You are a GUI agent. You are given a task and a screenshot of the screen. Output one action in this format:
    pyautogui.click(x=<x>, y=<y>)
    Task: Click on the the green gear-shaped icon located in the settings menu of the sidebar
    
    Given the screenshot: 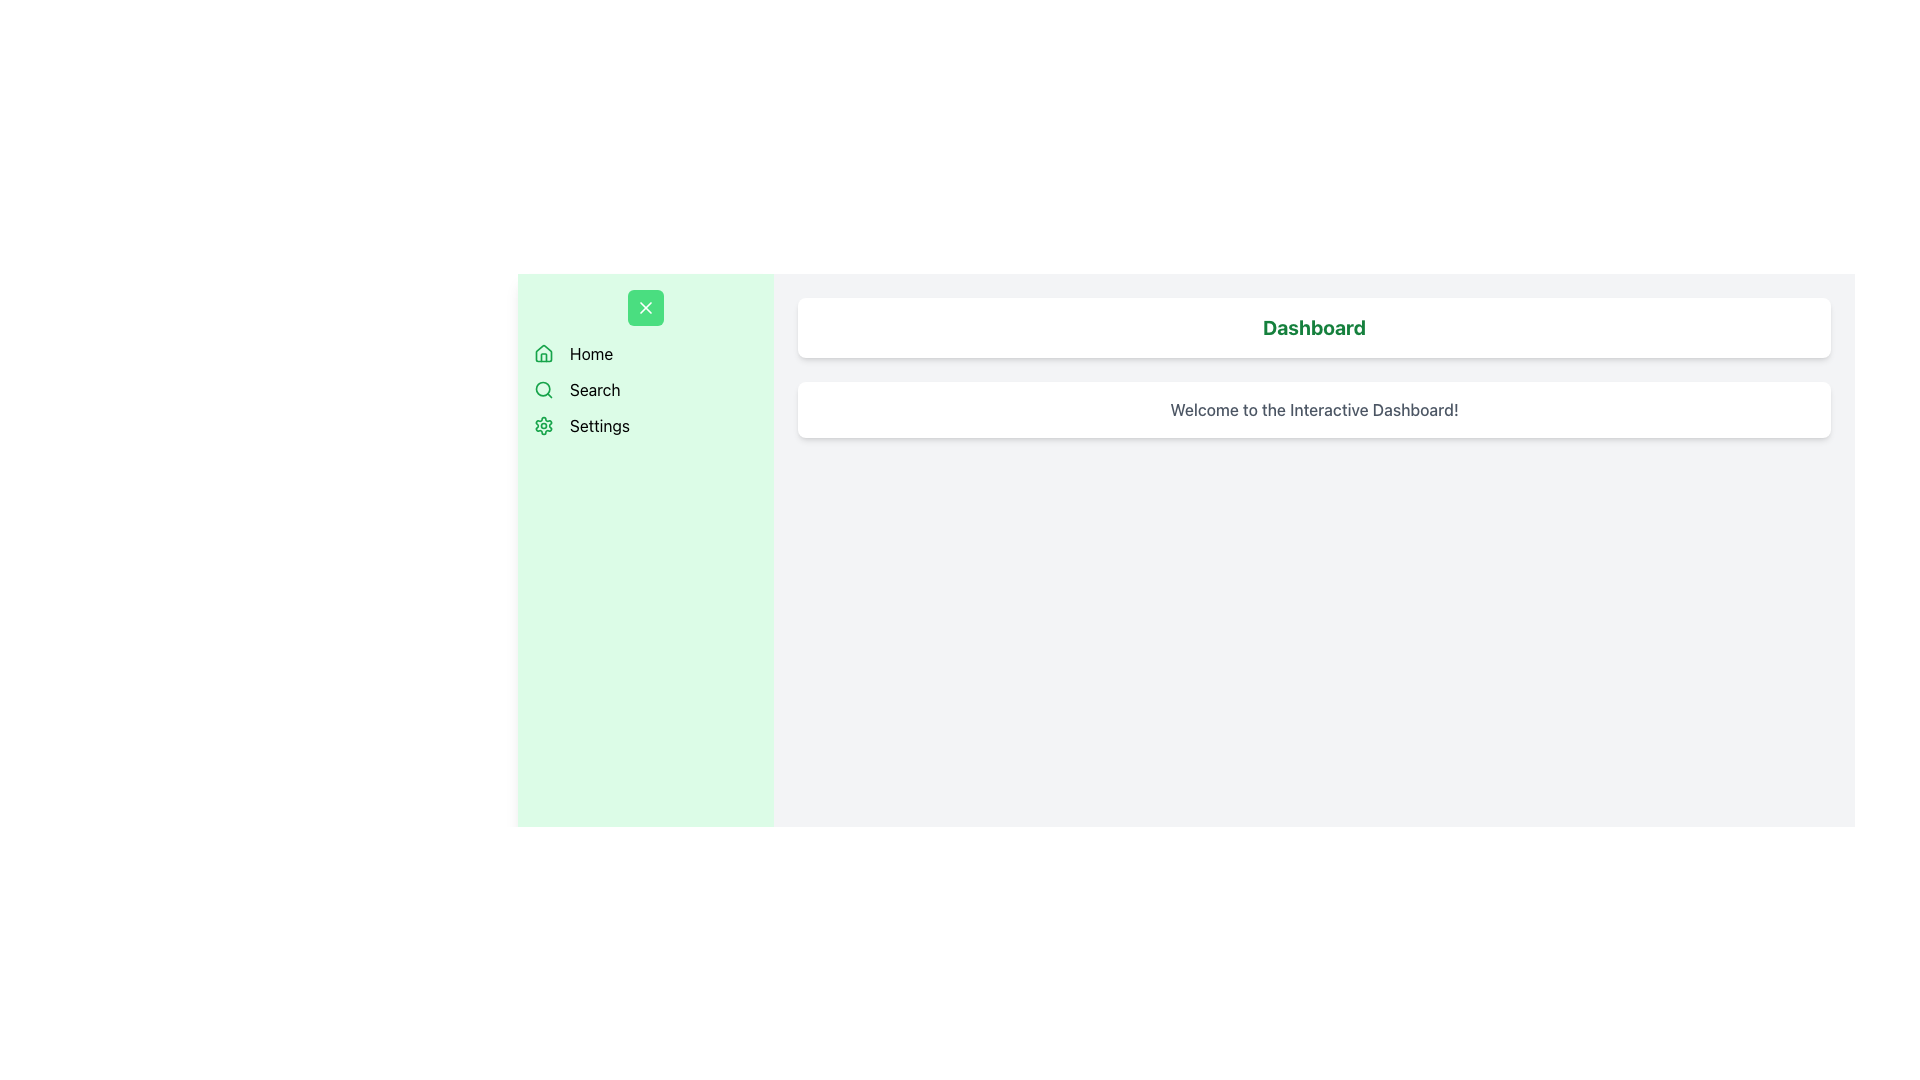 What is the action you would take?
    pyautogui.click(x=543, y=424)
    